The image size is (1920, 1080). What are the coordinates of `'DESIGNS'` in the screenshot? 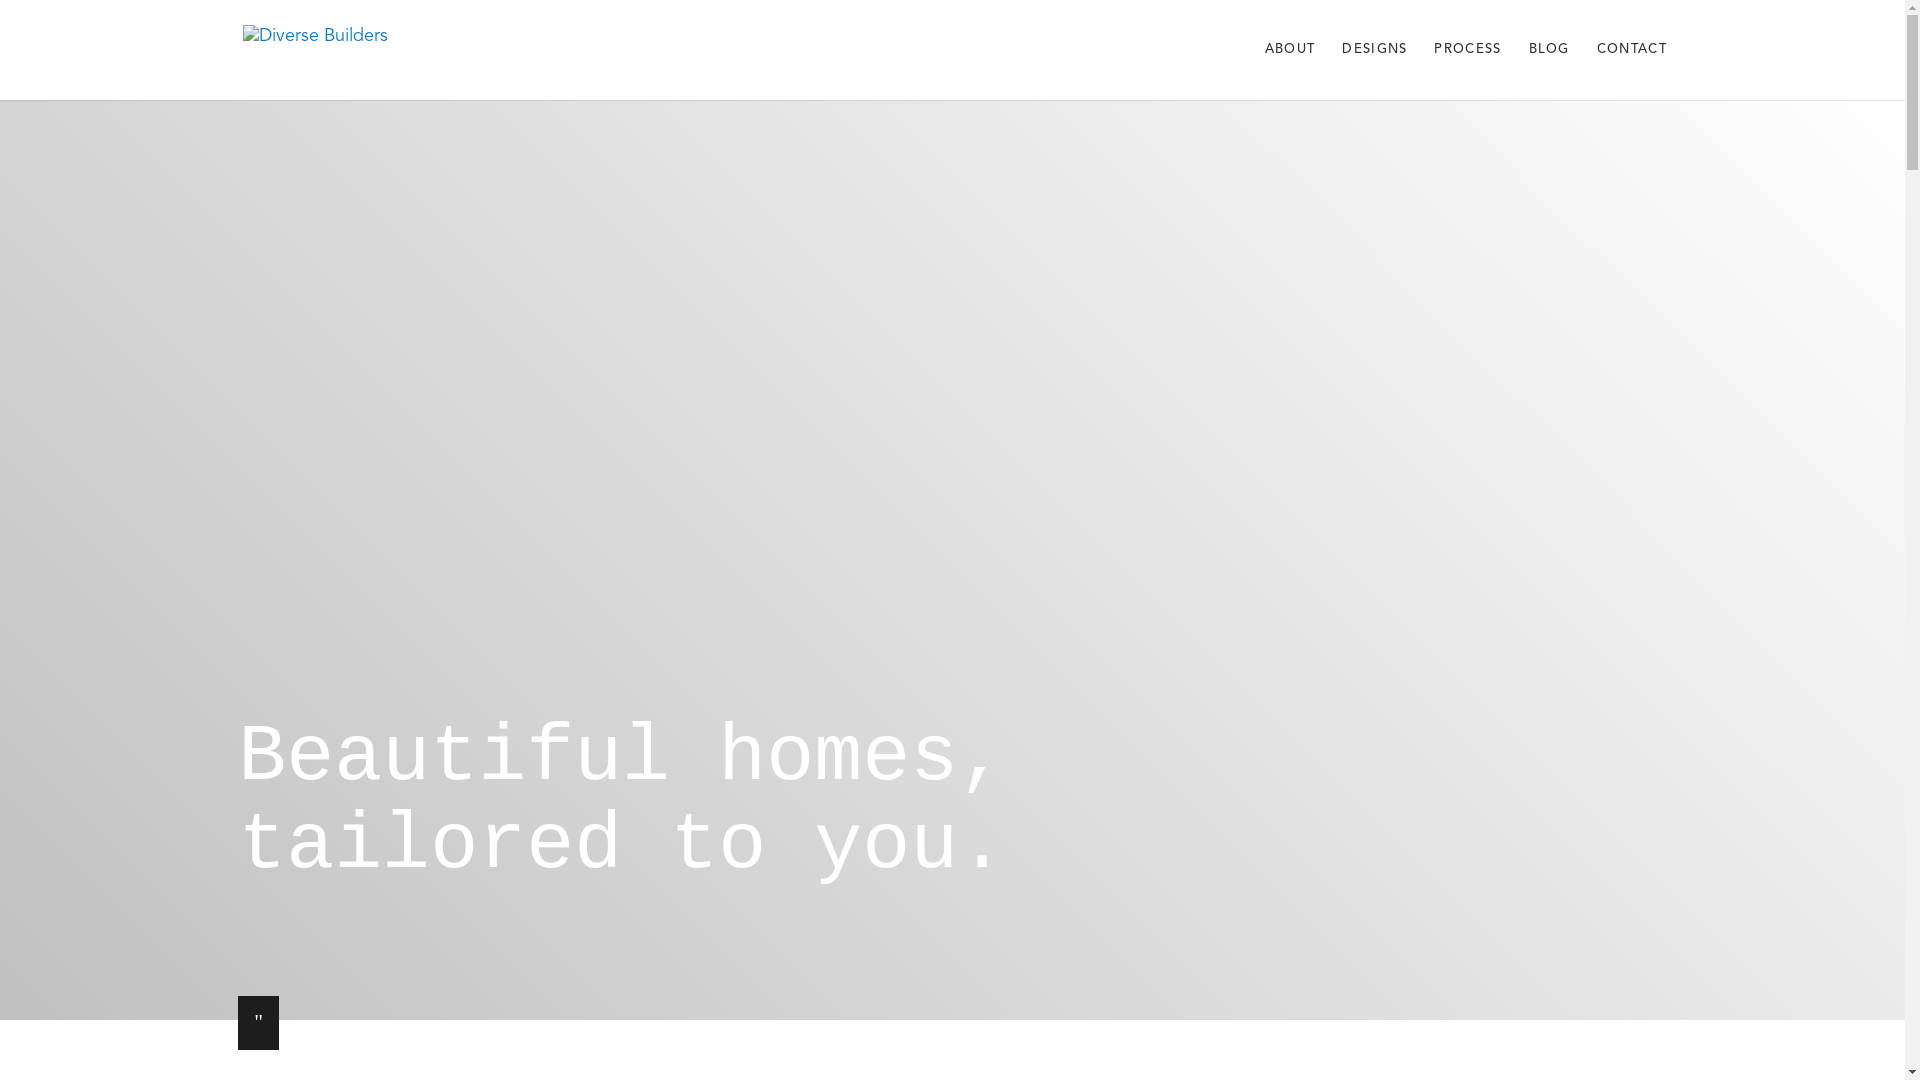 It's located at (1373, 70).